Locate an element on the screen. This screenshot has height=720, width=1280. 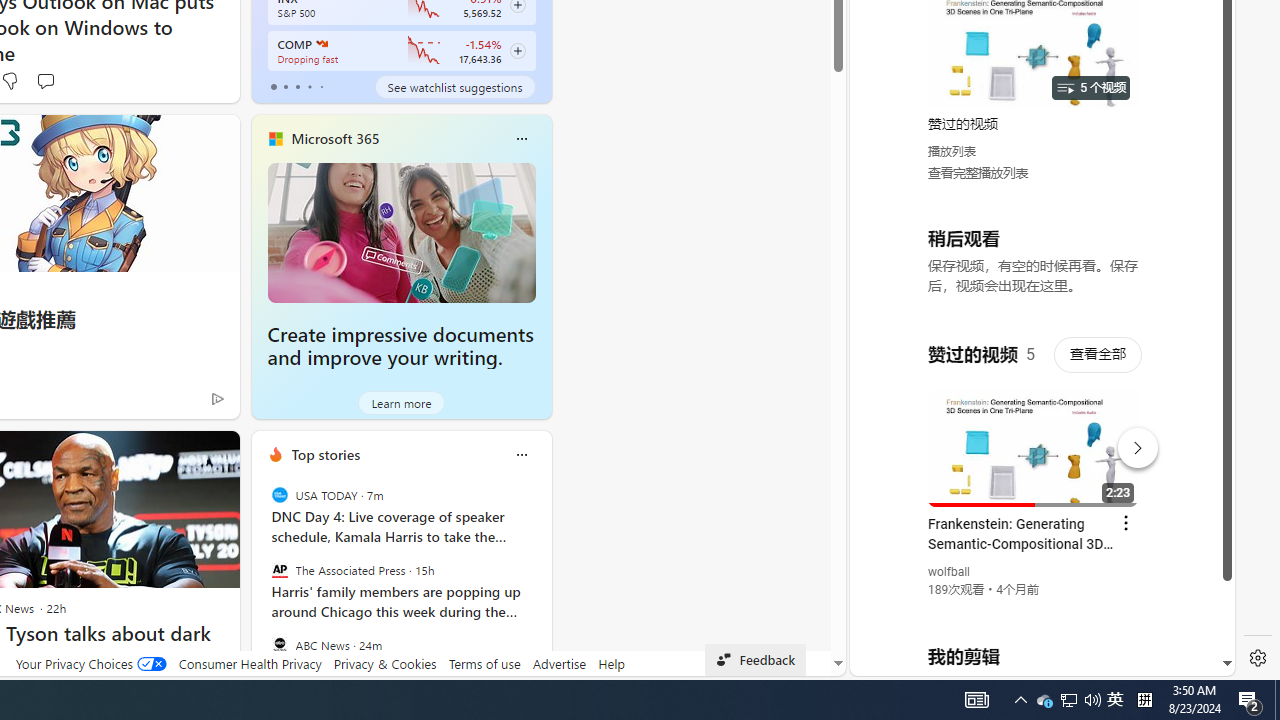
'tab-4' is located at coordinates (321, 86).